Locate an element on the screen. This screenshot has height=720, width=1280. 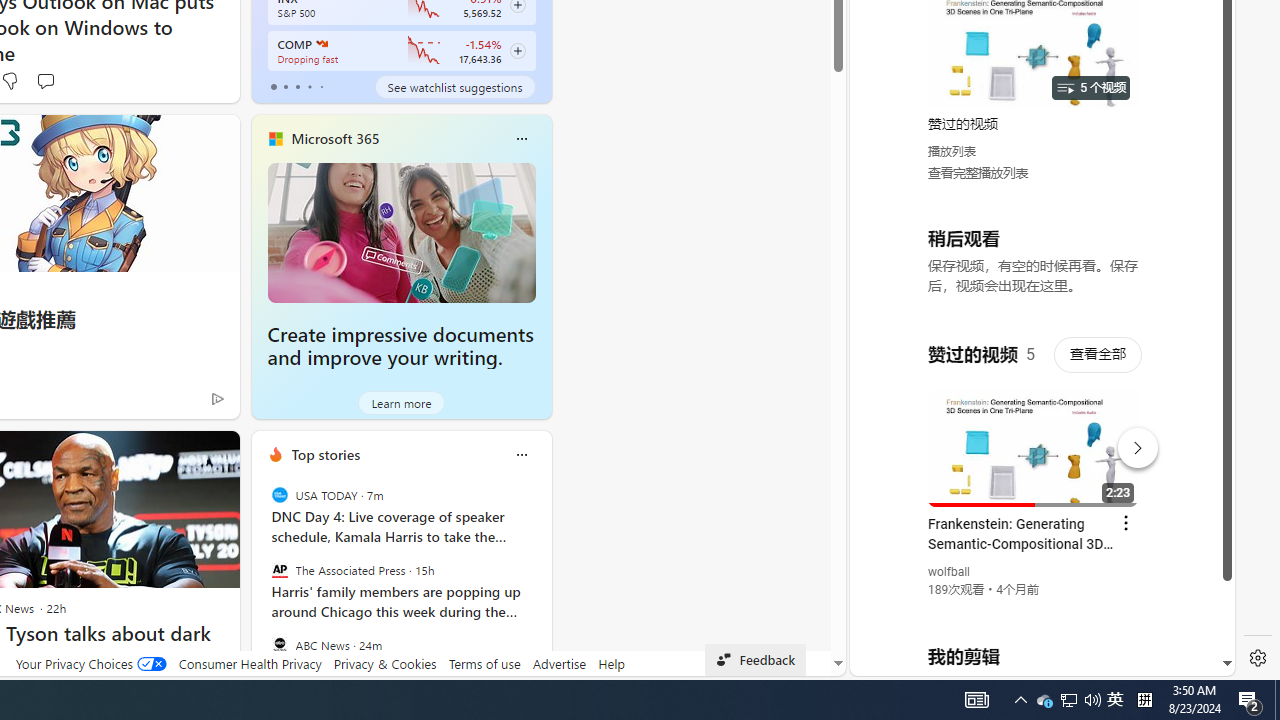
'tab-4' is located at coordinates (321, 86).